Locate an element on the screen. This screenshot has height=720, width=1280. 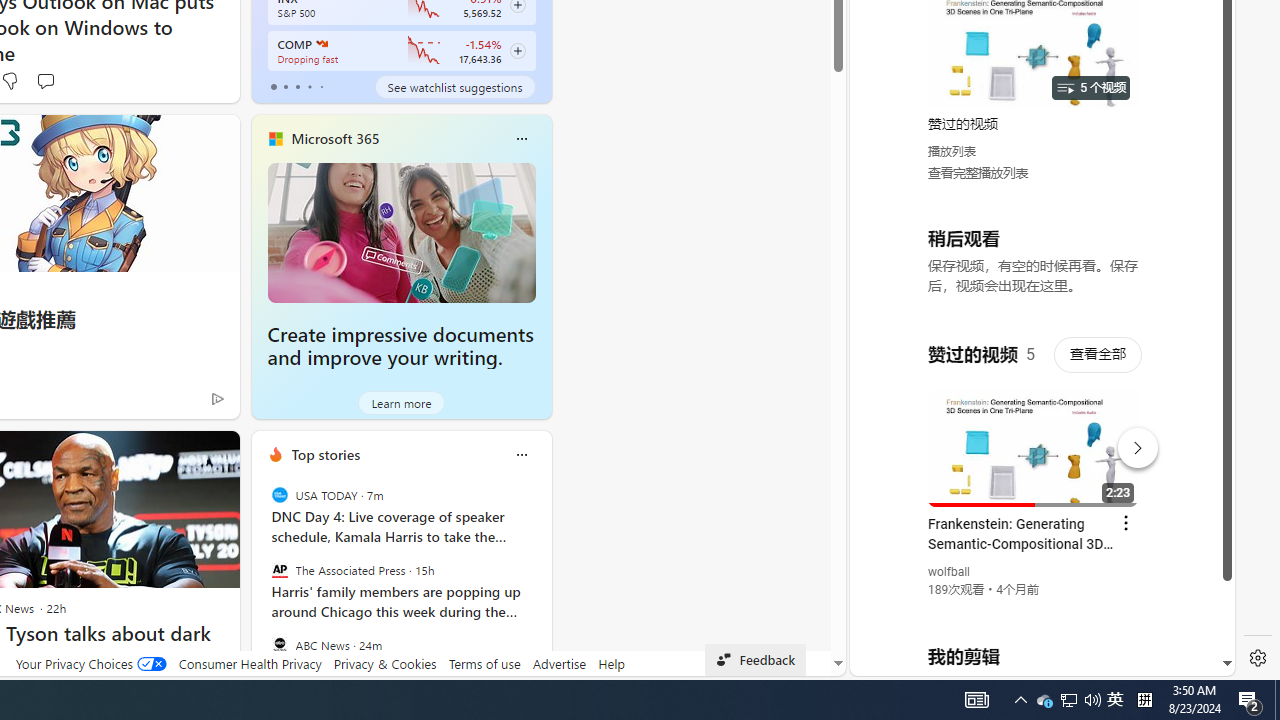
'tab-4' is located at coordinates (321, 86).